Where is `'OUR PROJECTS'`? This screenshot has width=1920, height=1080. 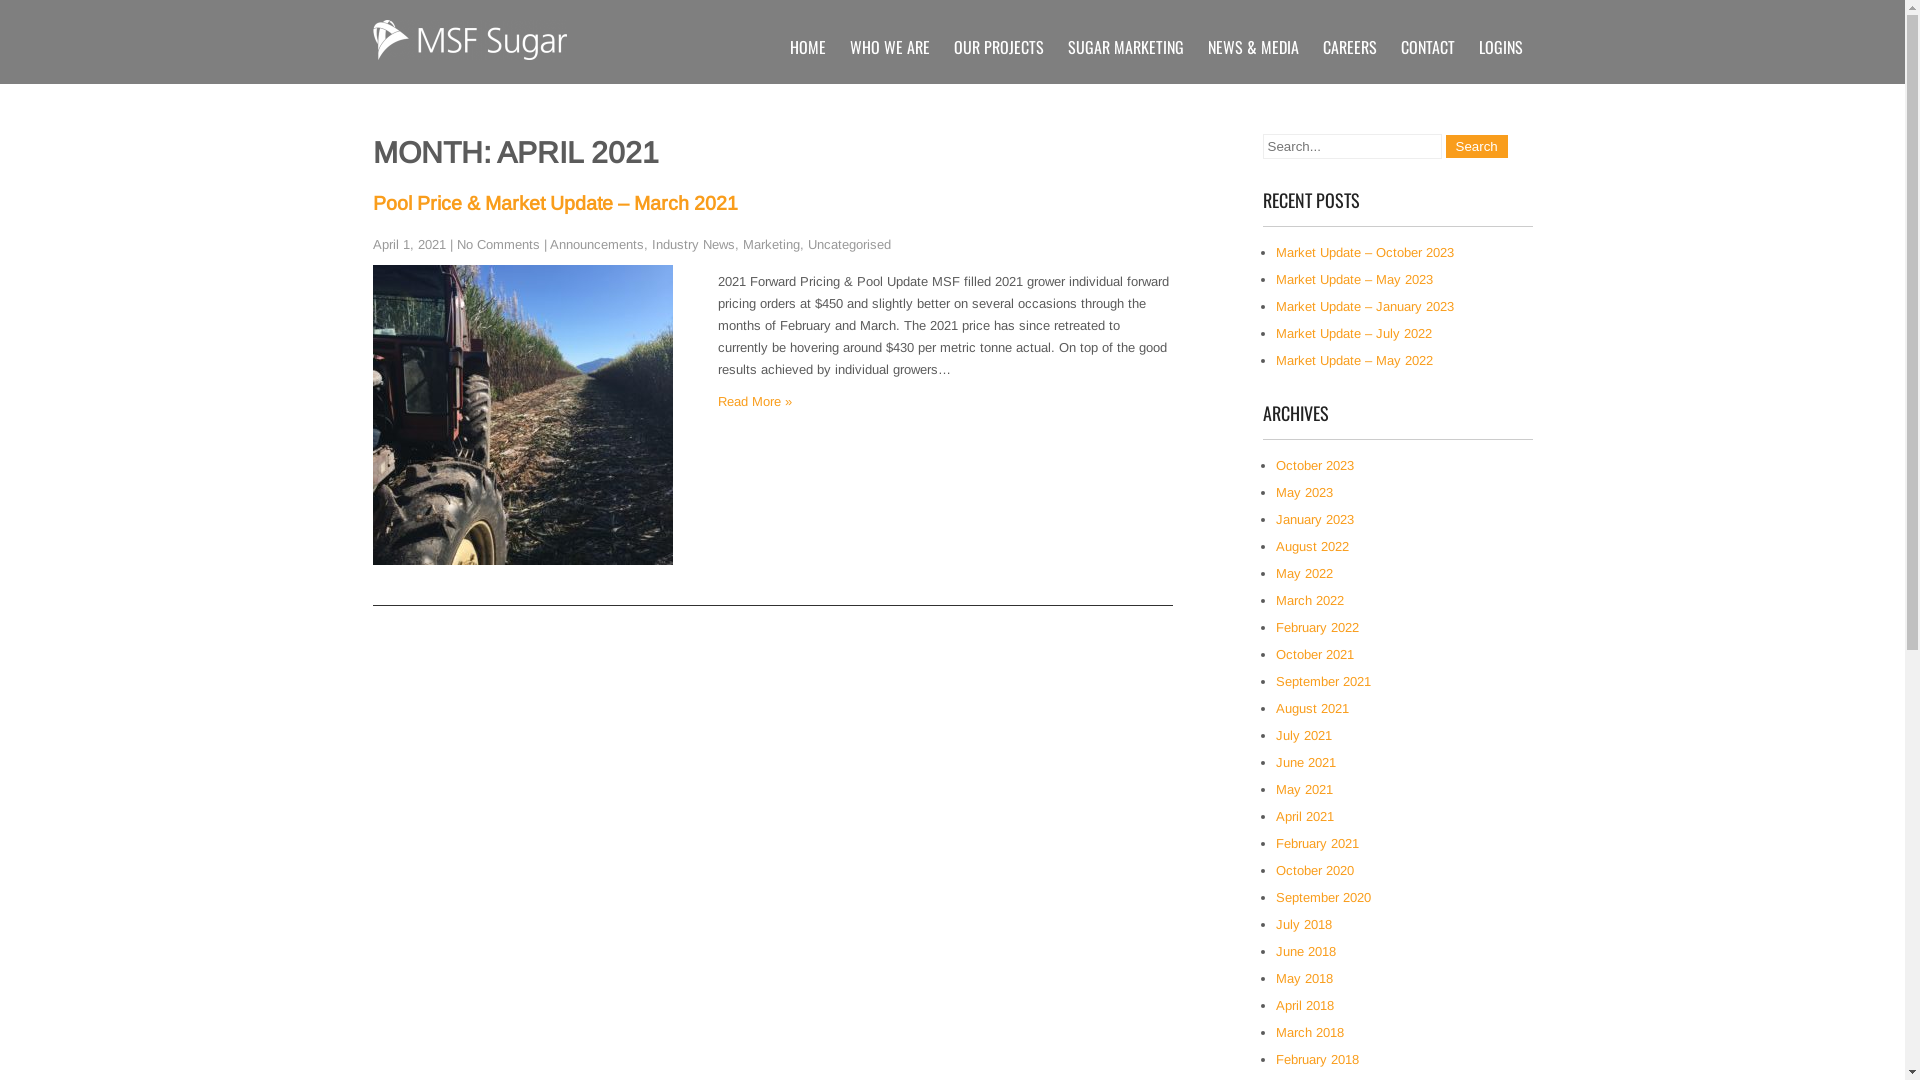 'OUR PROJECTS' is located at coordinates (998, 45).